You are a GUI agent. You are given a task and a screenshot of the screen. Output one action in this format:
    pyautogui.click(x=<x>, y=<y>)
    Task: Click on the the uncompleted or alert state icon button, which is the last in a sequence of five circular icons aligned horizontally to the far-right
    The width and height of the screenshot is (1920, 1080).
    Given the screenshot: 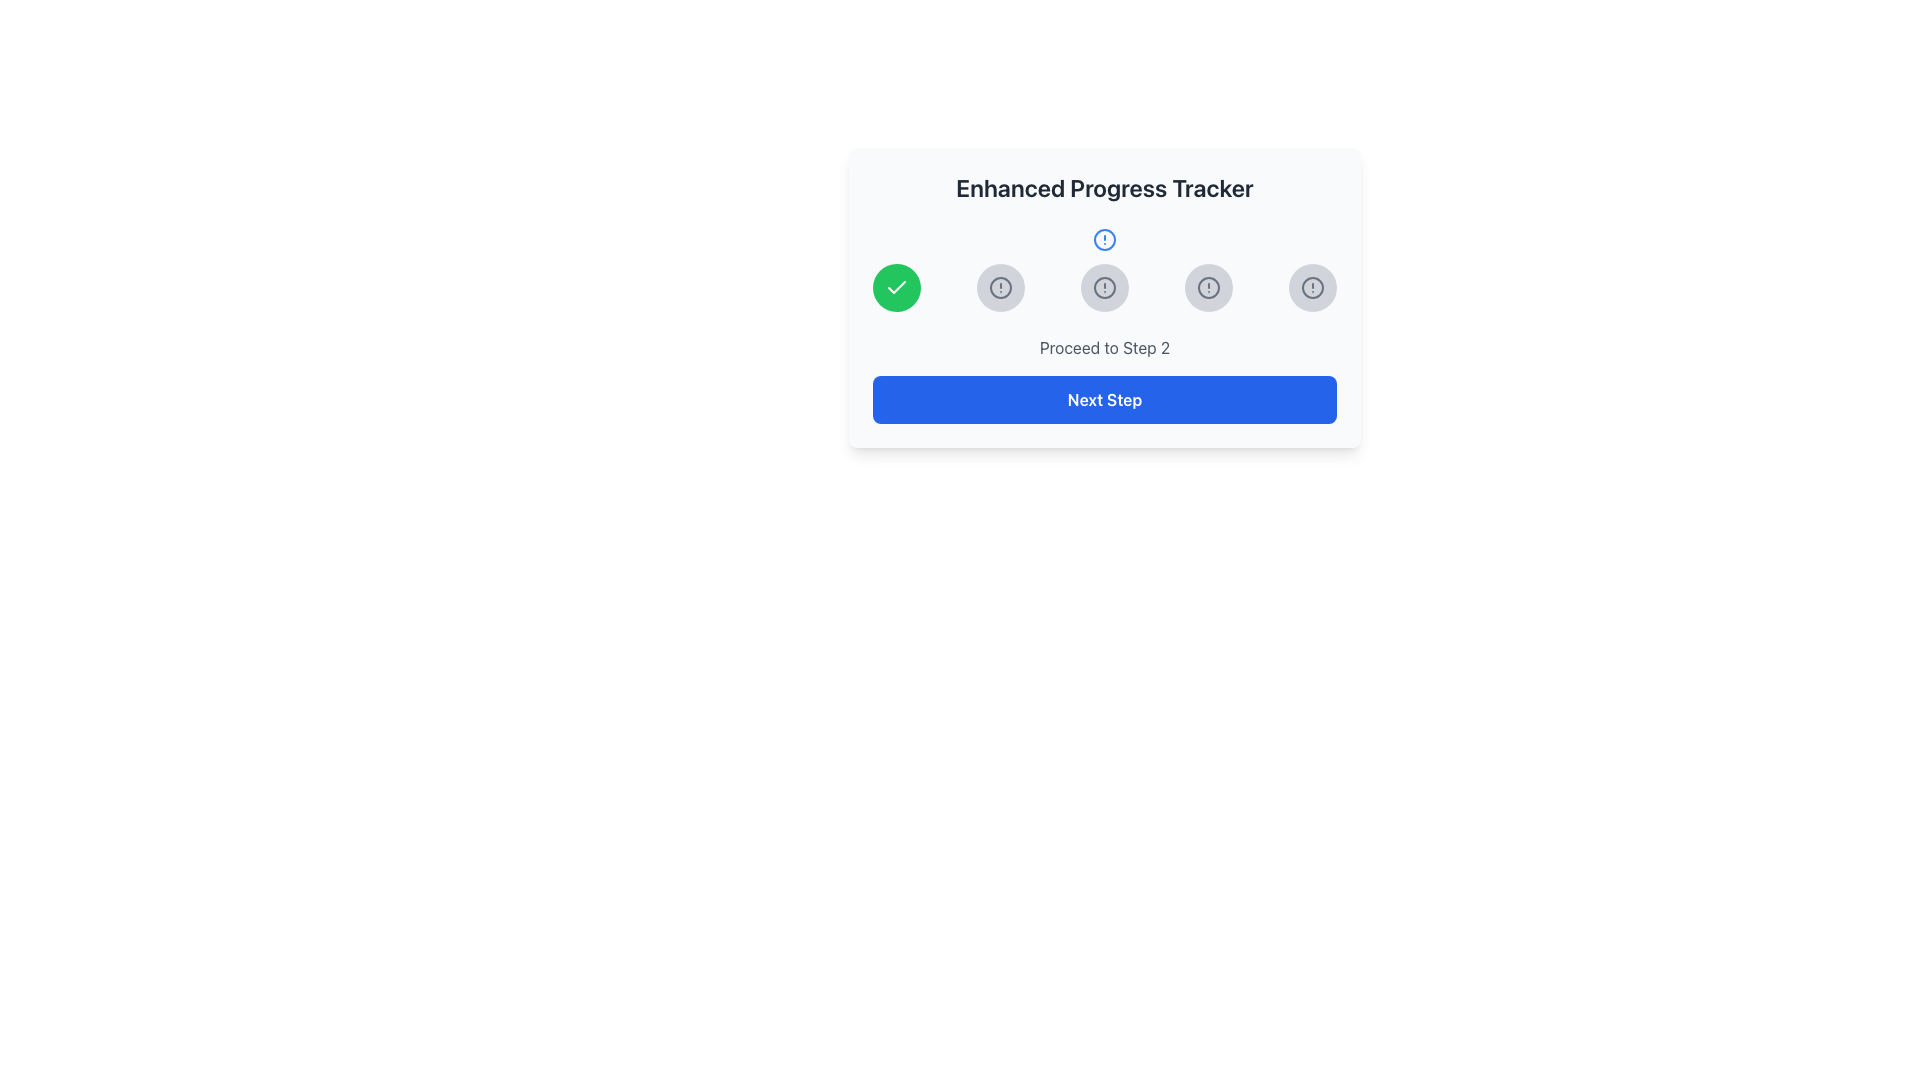 What is the action you would take?
    pyautogui.click(x=1313, y=288)
    